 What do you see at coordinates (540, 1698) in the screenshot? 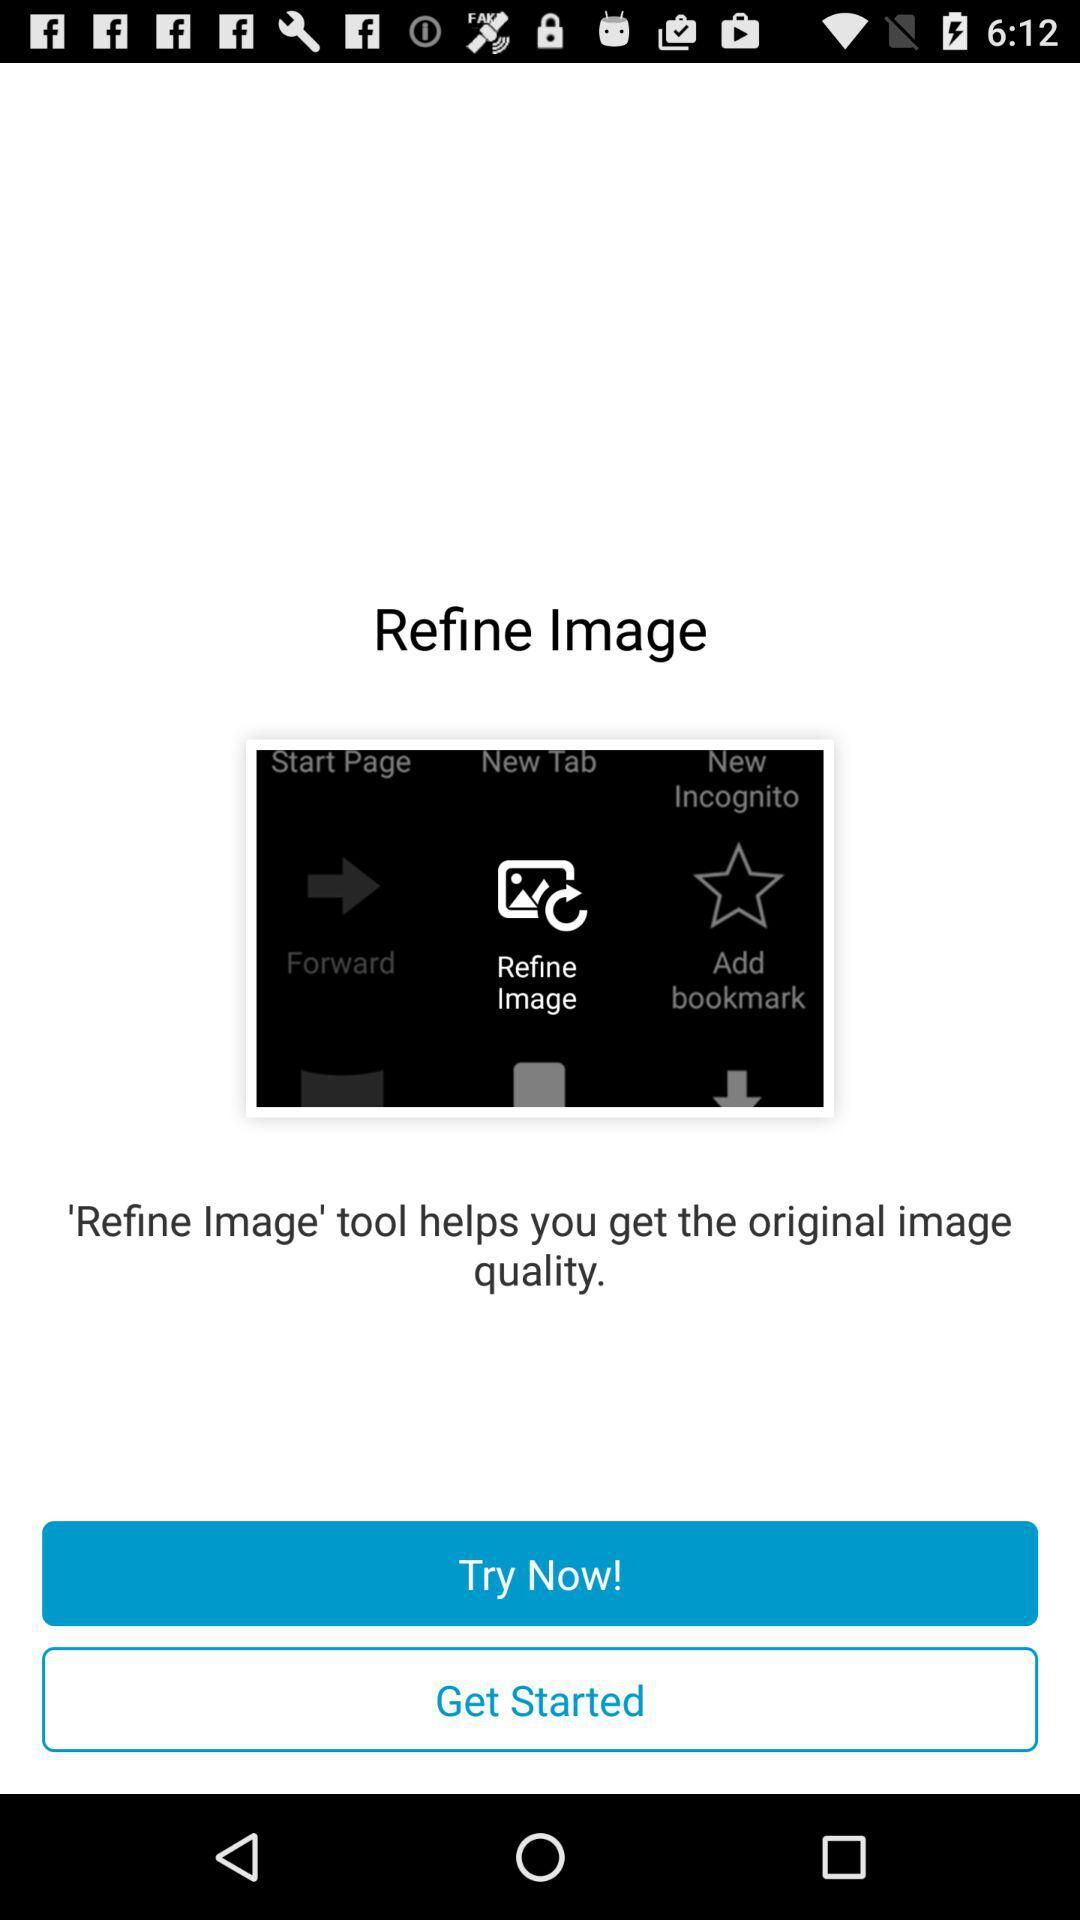
I see `the item below try now! button` at bounding box center [540, 1698].